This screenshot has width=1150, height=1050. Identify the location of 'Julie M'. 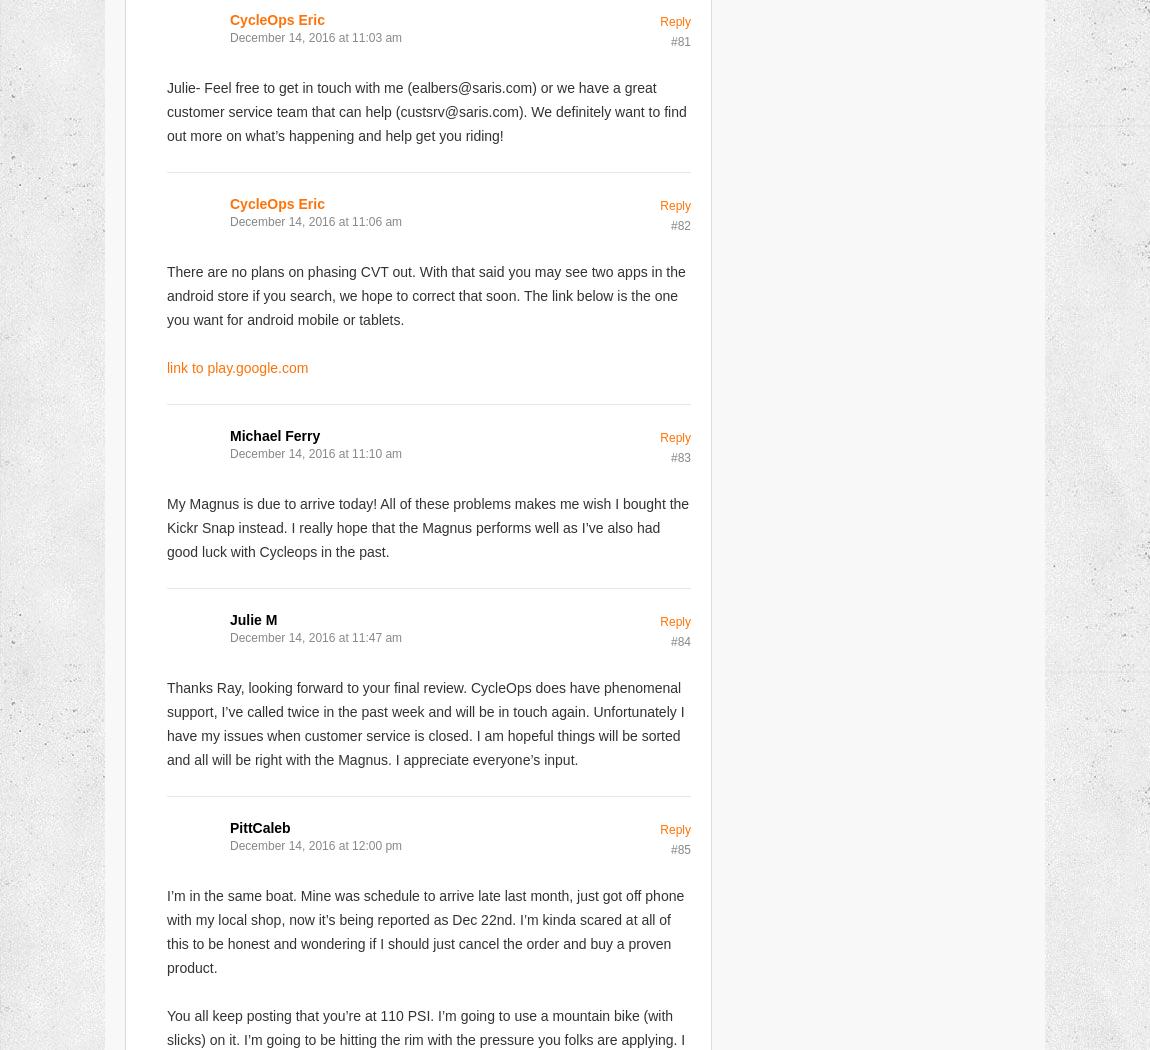
(252, 618).